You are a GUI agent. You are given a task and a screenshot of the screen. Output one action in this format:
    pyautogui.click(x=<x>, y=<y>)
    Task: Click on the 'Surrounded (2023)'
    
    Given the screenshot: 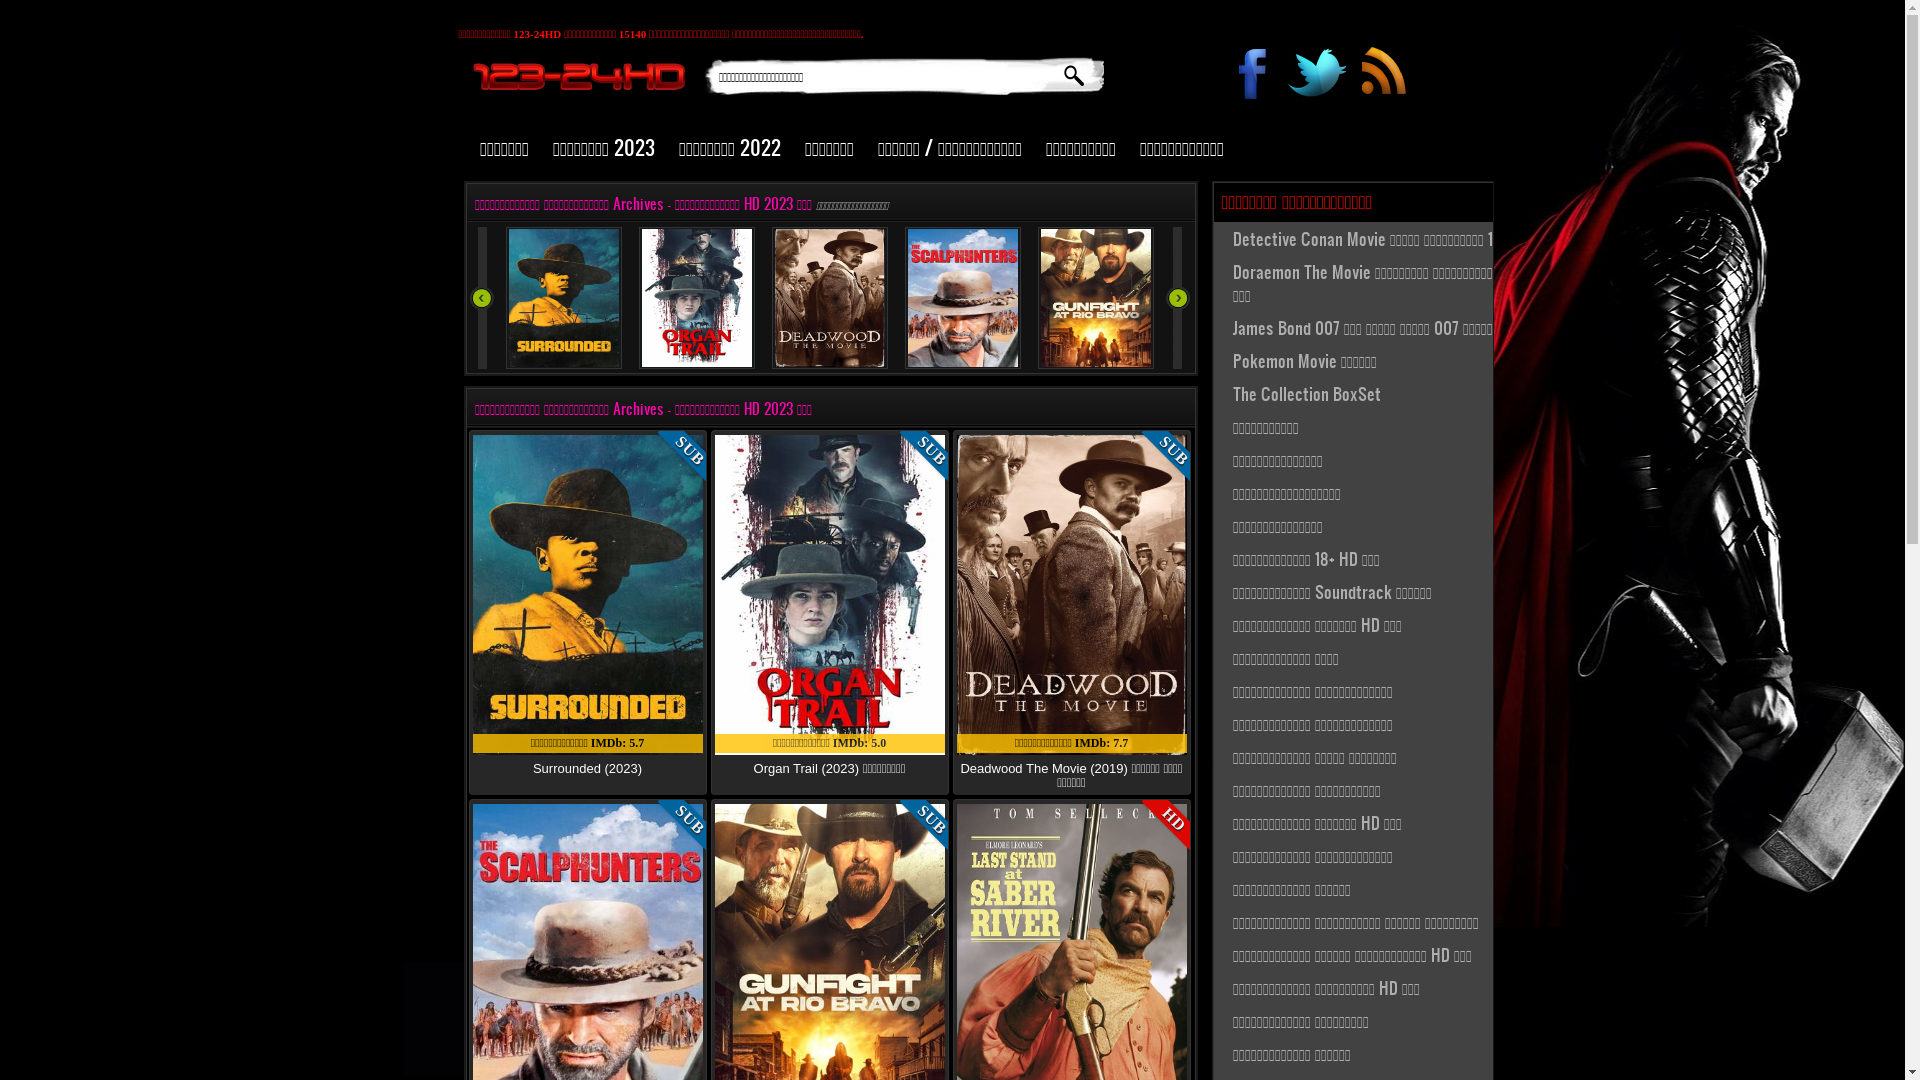 What is the action you would take?
    pyautogui.click(x=586, y=767)
    